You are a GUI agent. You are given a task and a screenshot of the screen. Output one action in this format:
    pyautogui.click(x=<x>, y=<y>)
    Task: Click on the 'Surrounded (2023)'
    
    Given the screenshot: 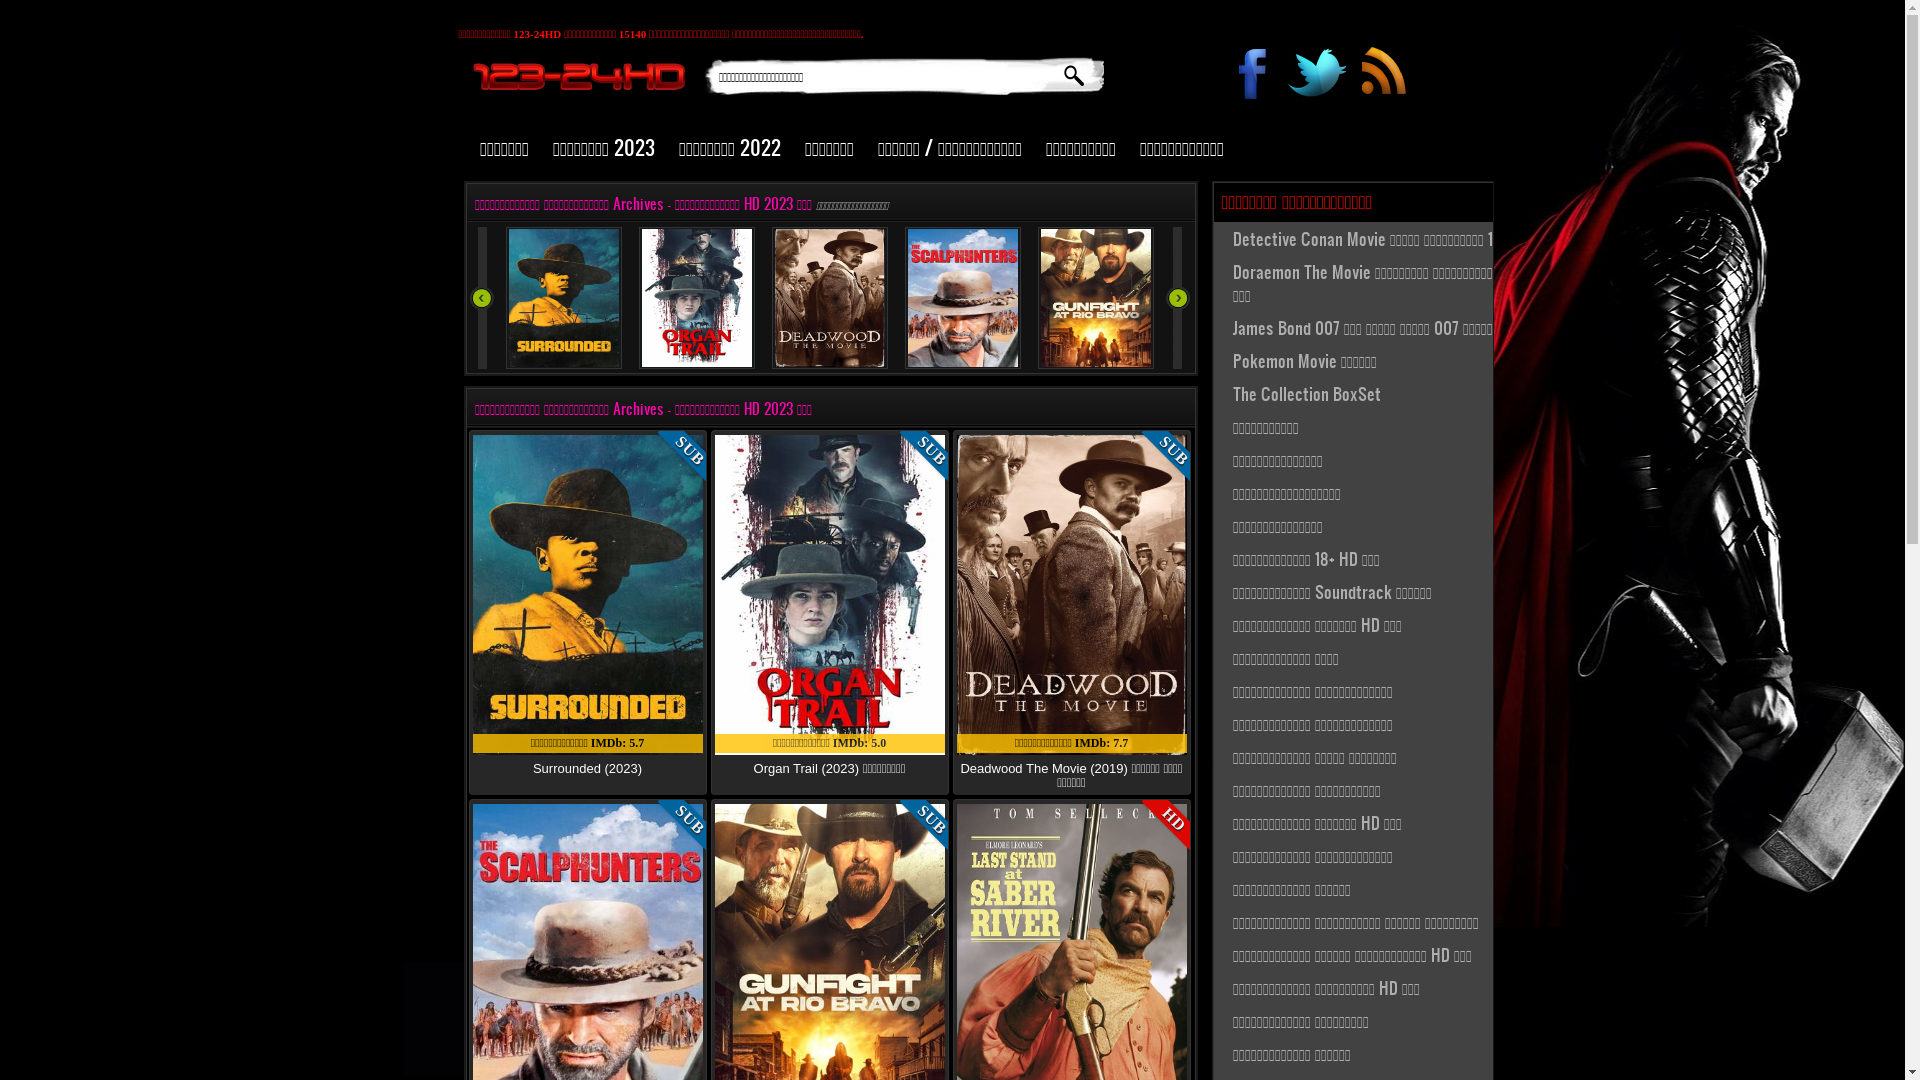 What is the action you would take?
    pyautogui.click(x=586, y=767)
    